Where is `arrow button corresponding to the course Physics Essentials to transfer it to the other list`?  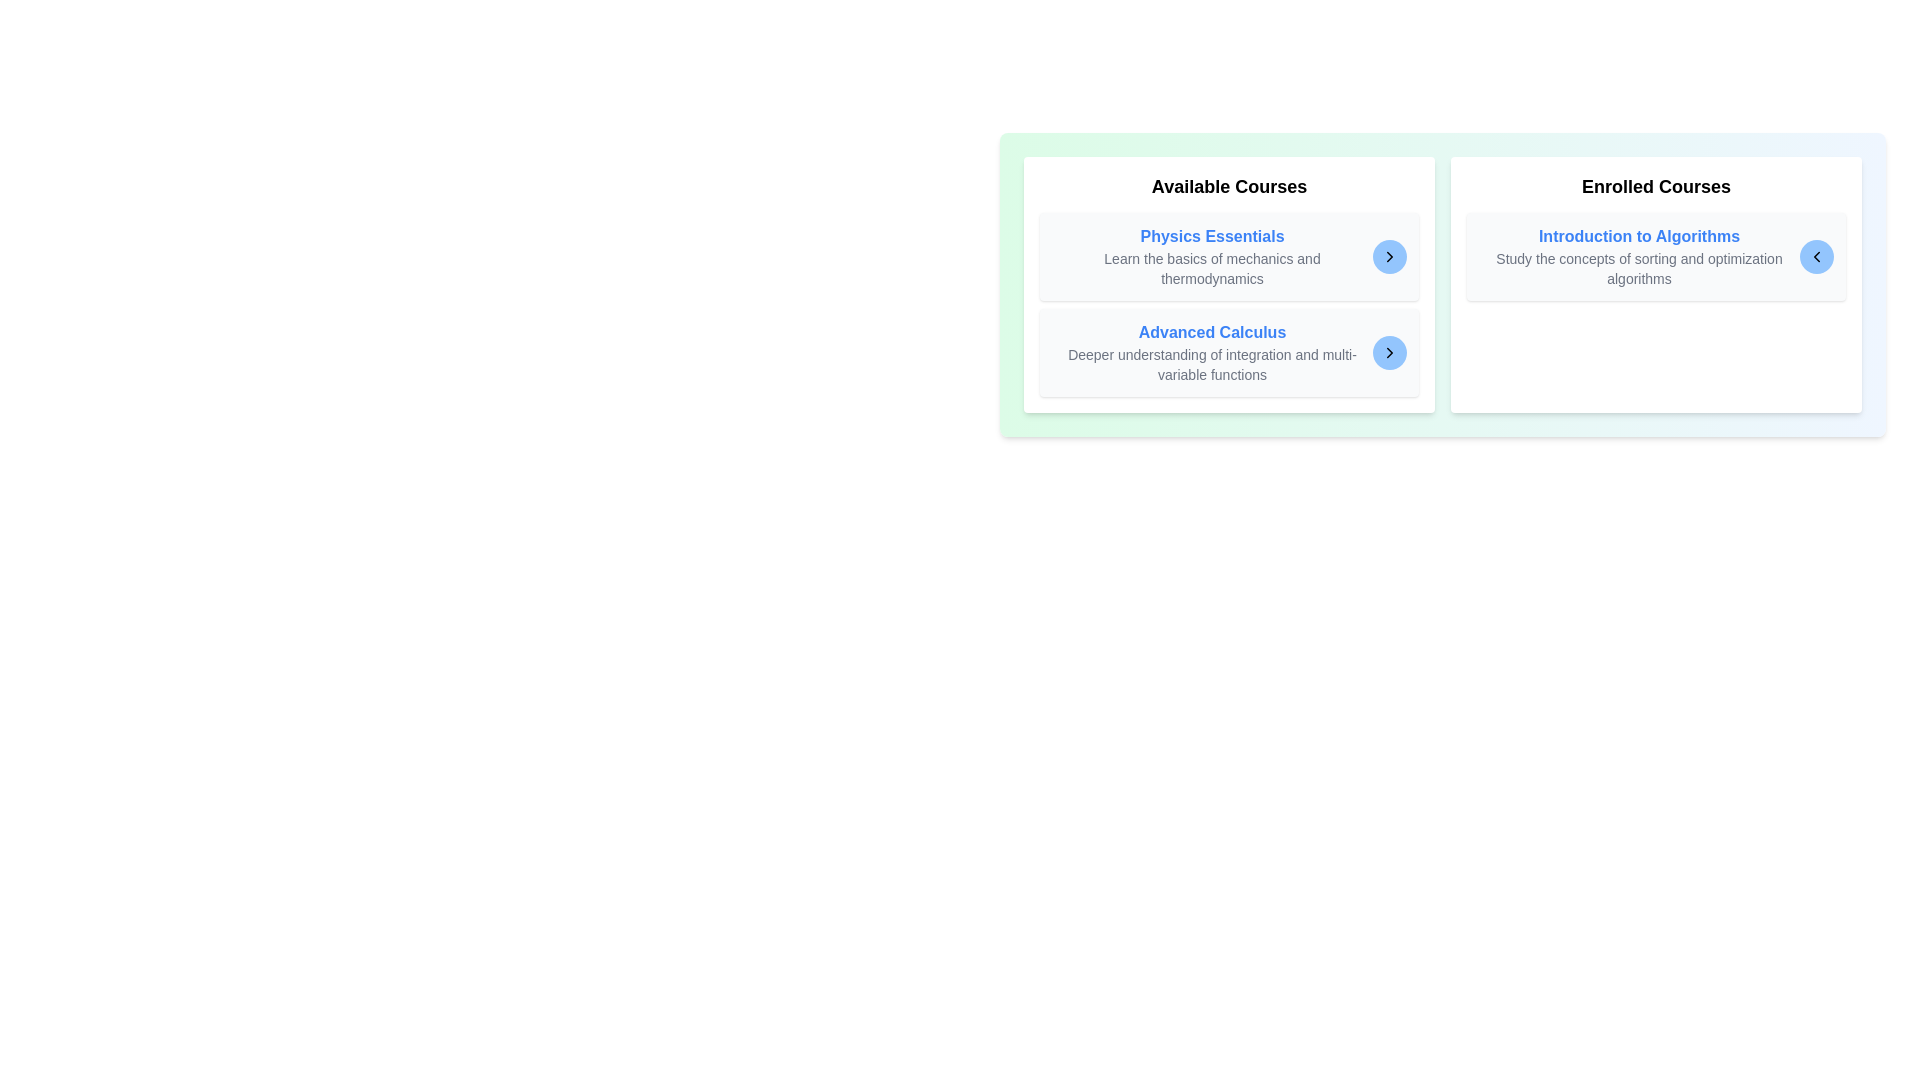
arrow button corresponding to the course Physics Essentials to transfer it to the other list is located at coordinates (1389, 256).